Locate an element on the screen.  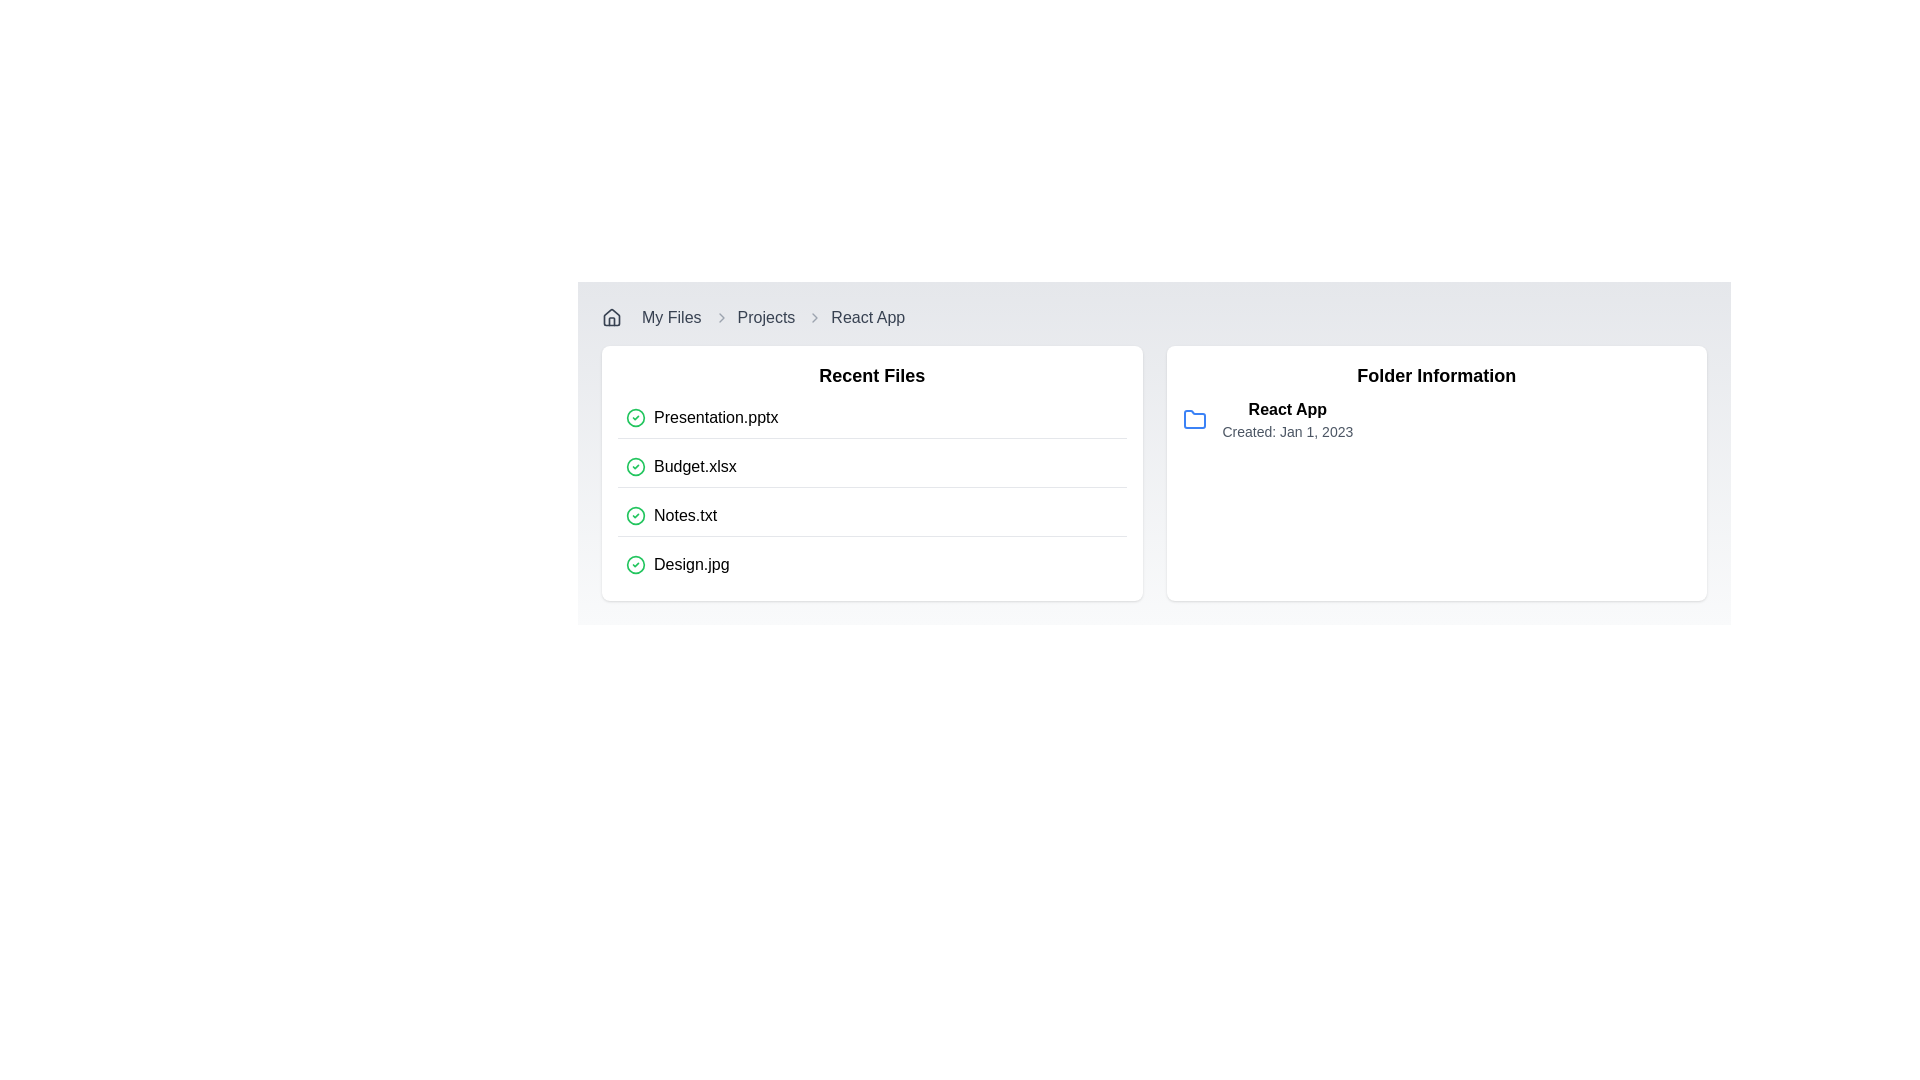
the folder icon with a blue outline and white background located in the 'Folder Information' panel, near the text label 'React App Created: Jan 1, 2023.' is located at coordinates (1194, 418).